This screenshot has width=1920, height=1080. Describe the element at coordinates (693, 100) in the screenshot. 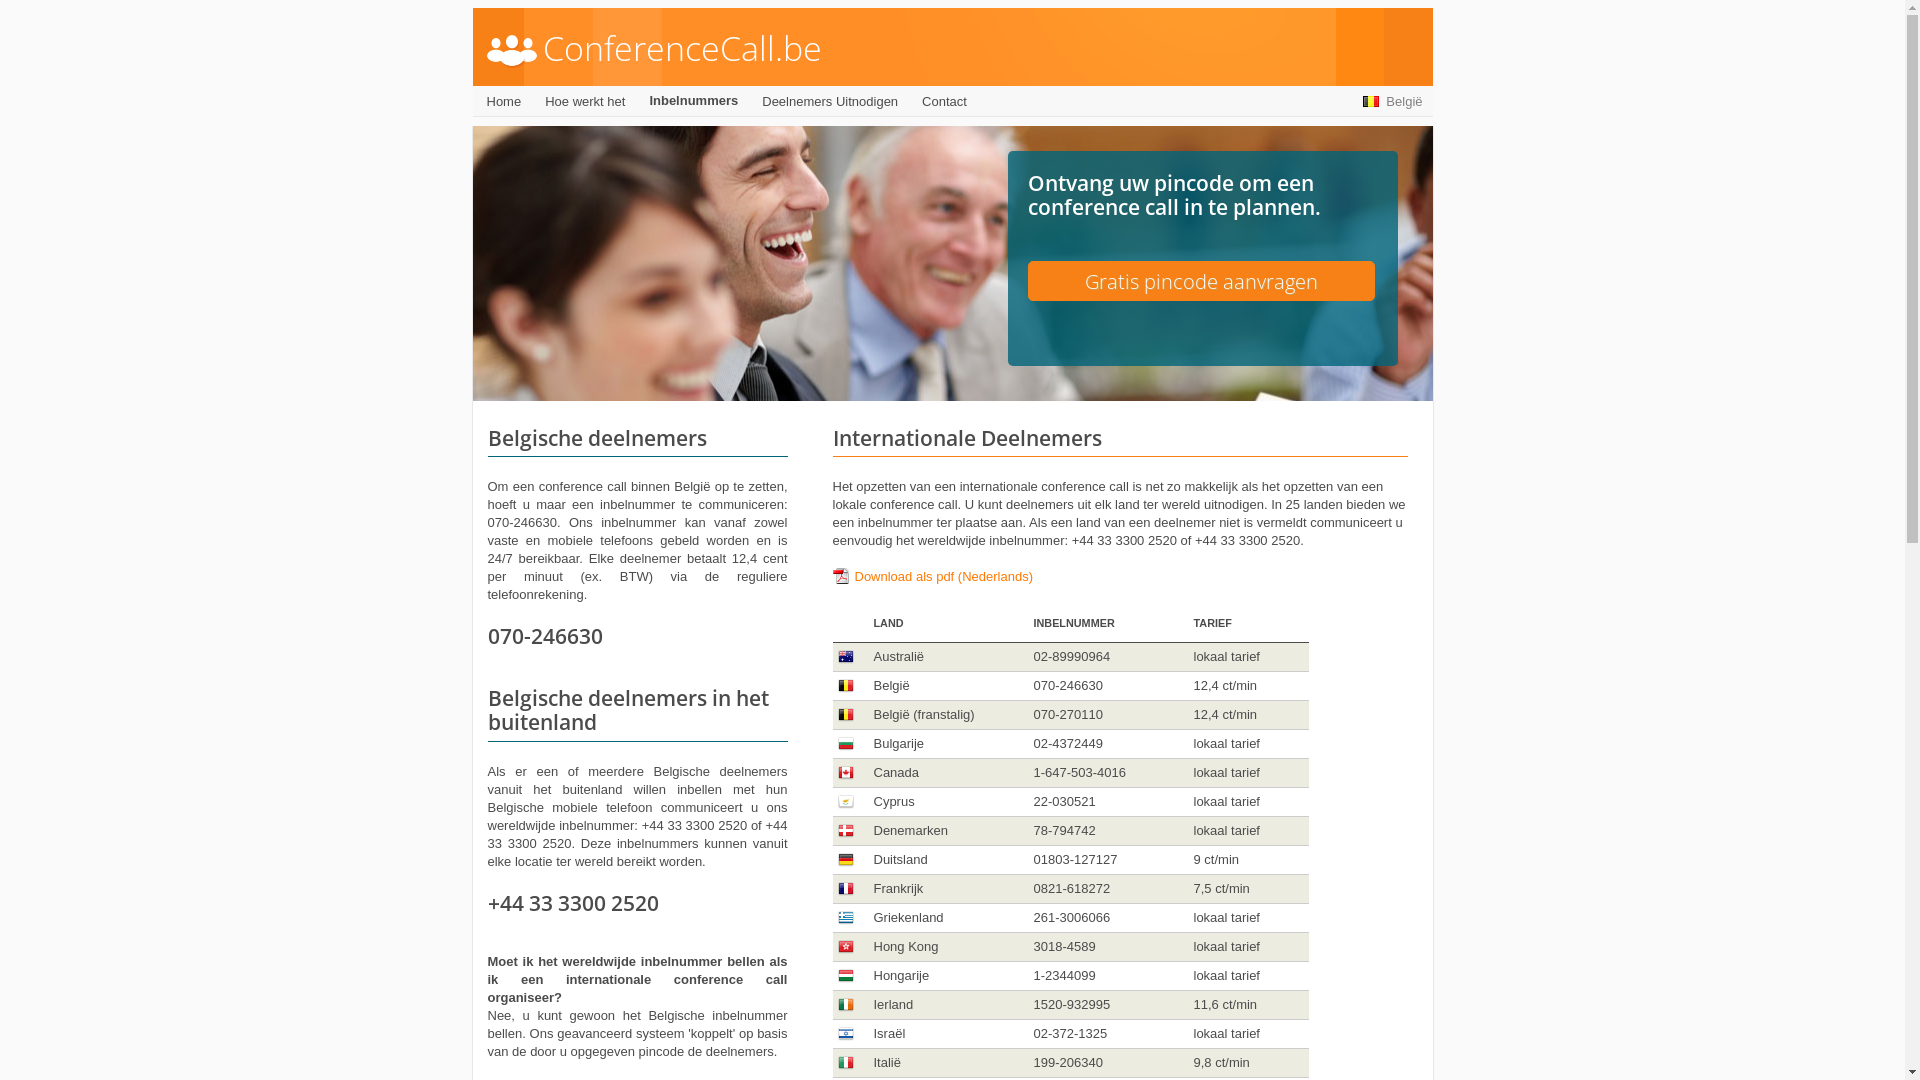

I see `'Inbelnummers'` at that location.